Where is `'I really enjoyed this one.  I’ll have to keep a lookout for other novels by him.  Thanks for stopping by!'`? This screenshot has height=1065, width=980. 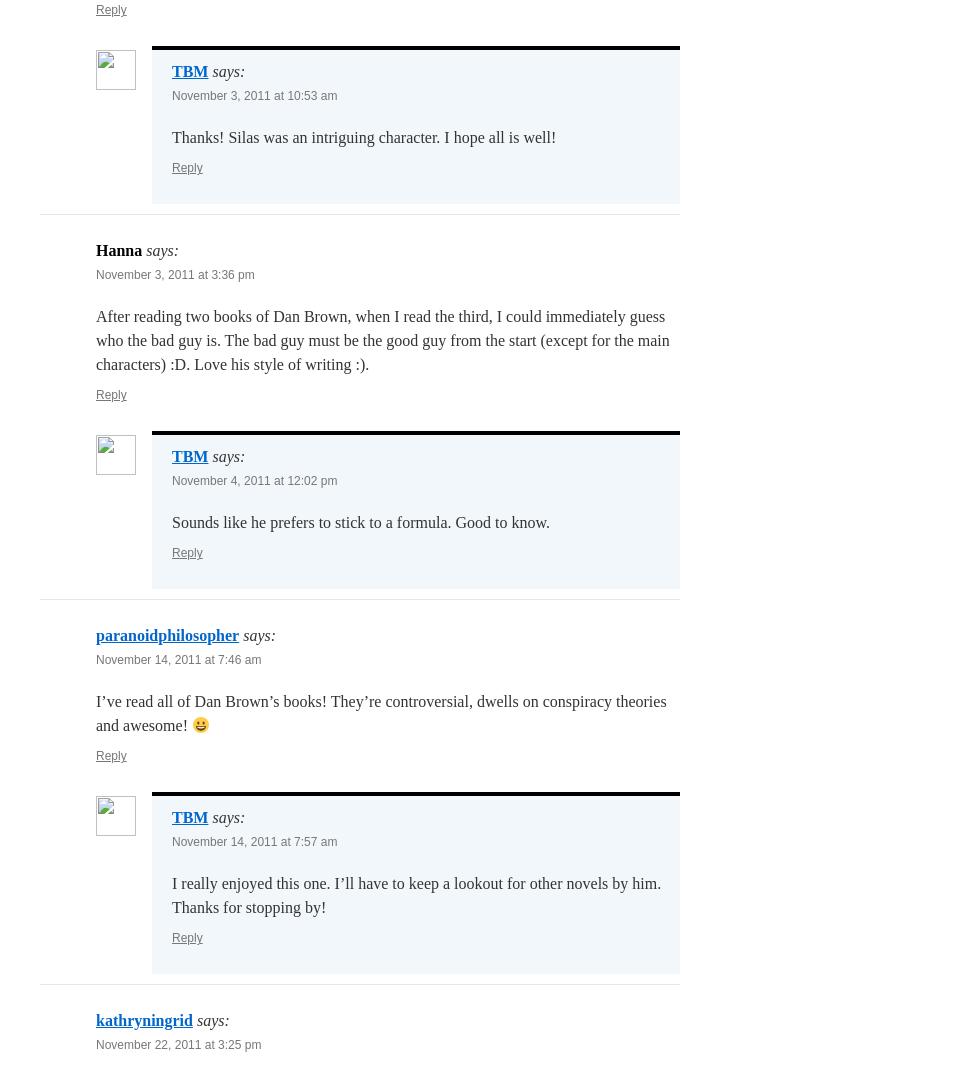 'I really enjoyed this one.  I’ll have to keep a lookout for other novels by him.  Thanks for stopping by!' is located at coordinates (416, 895).